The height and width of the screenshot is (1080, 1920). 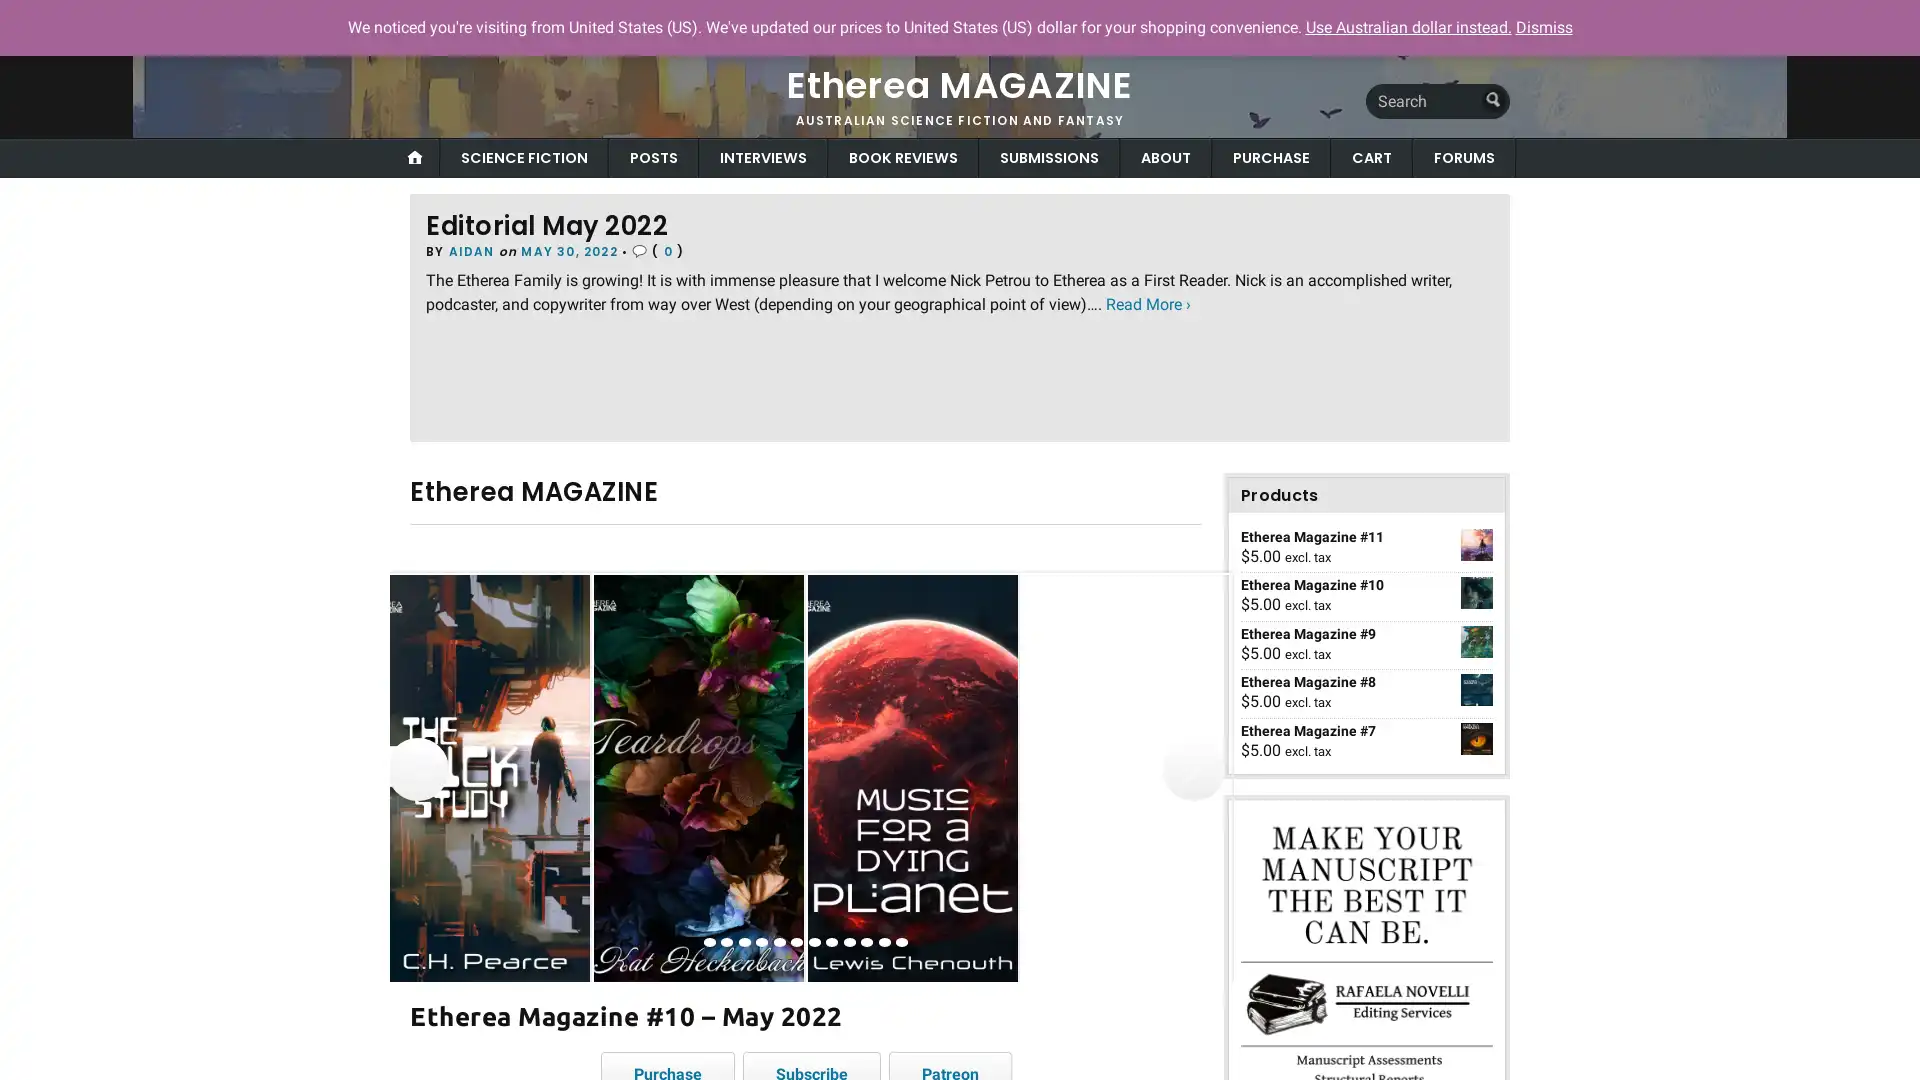 I want to click on view image 9 of 12 in carousel, so click(x=849, y=941).